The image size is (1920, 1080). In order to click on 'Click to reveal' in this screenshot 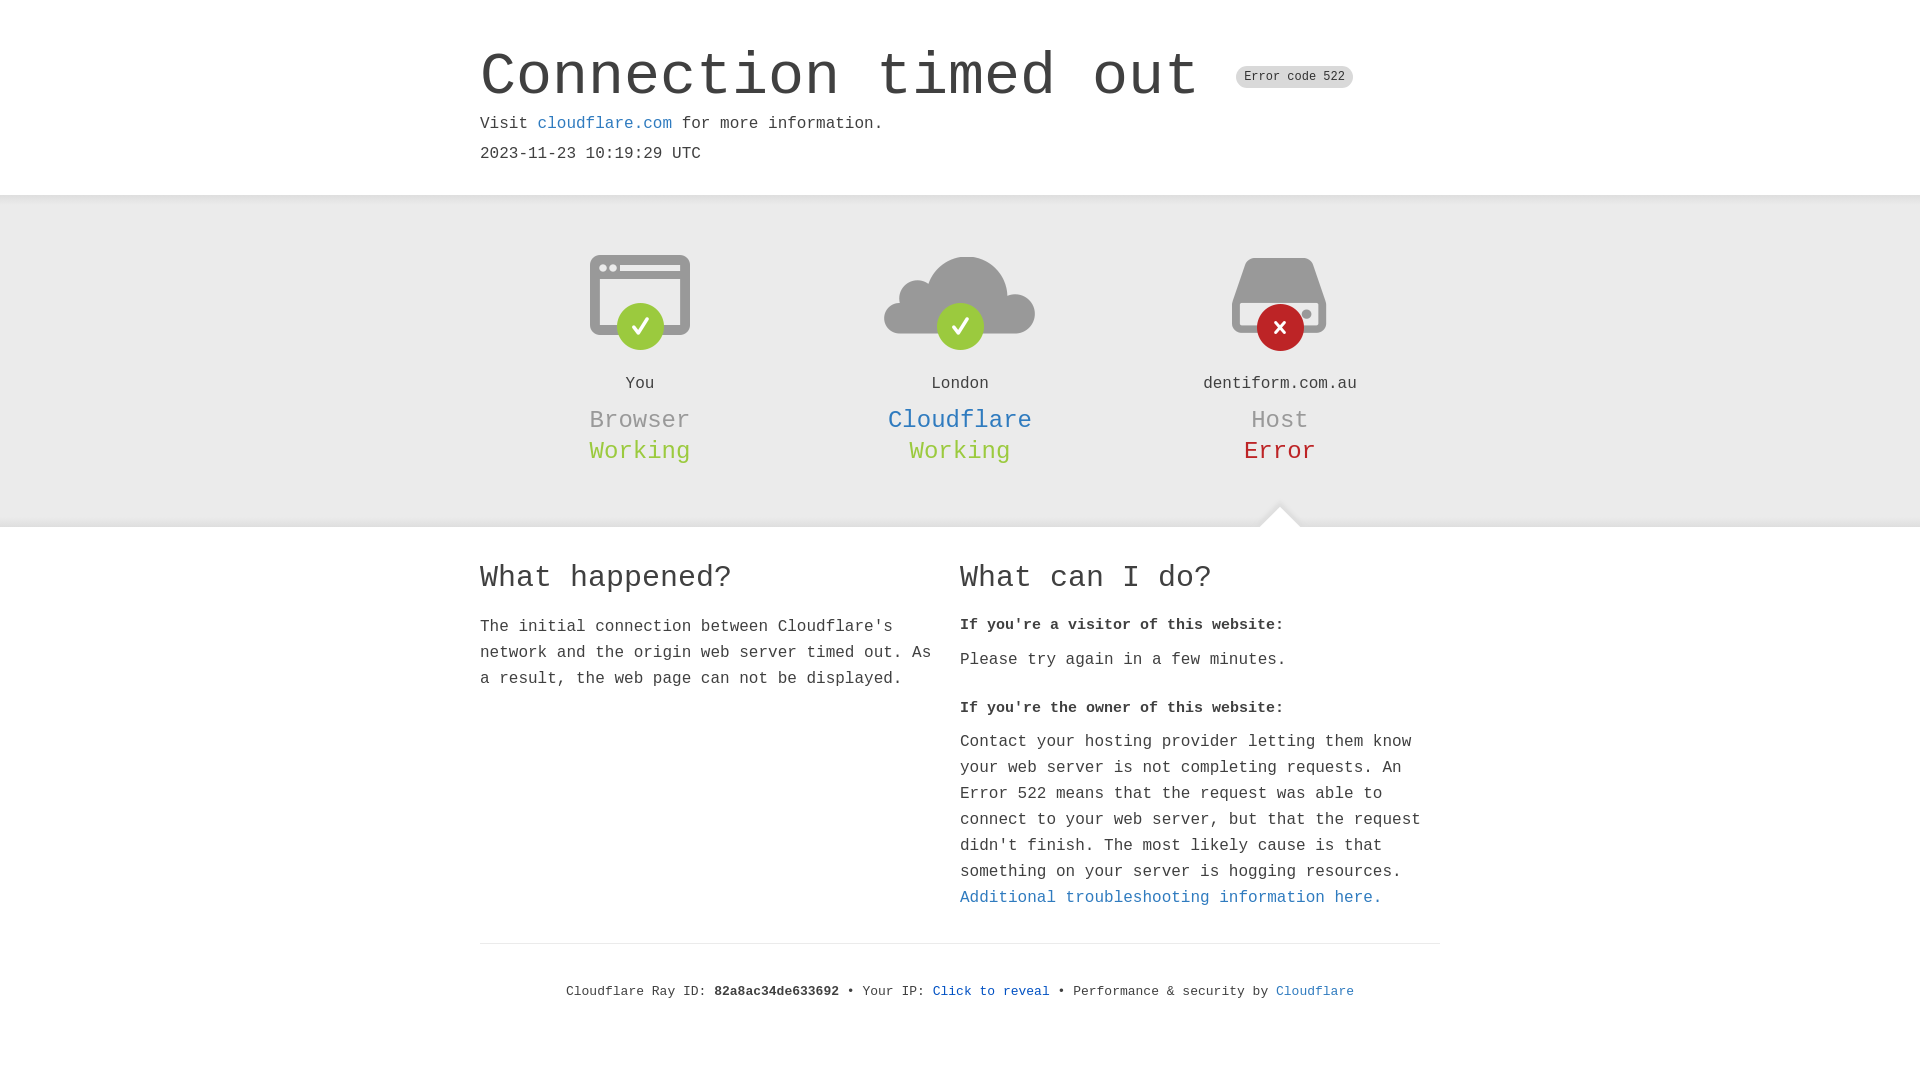, I will do `click(991, 991)`.